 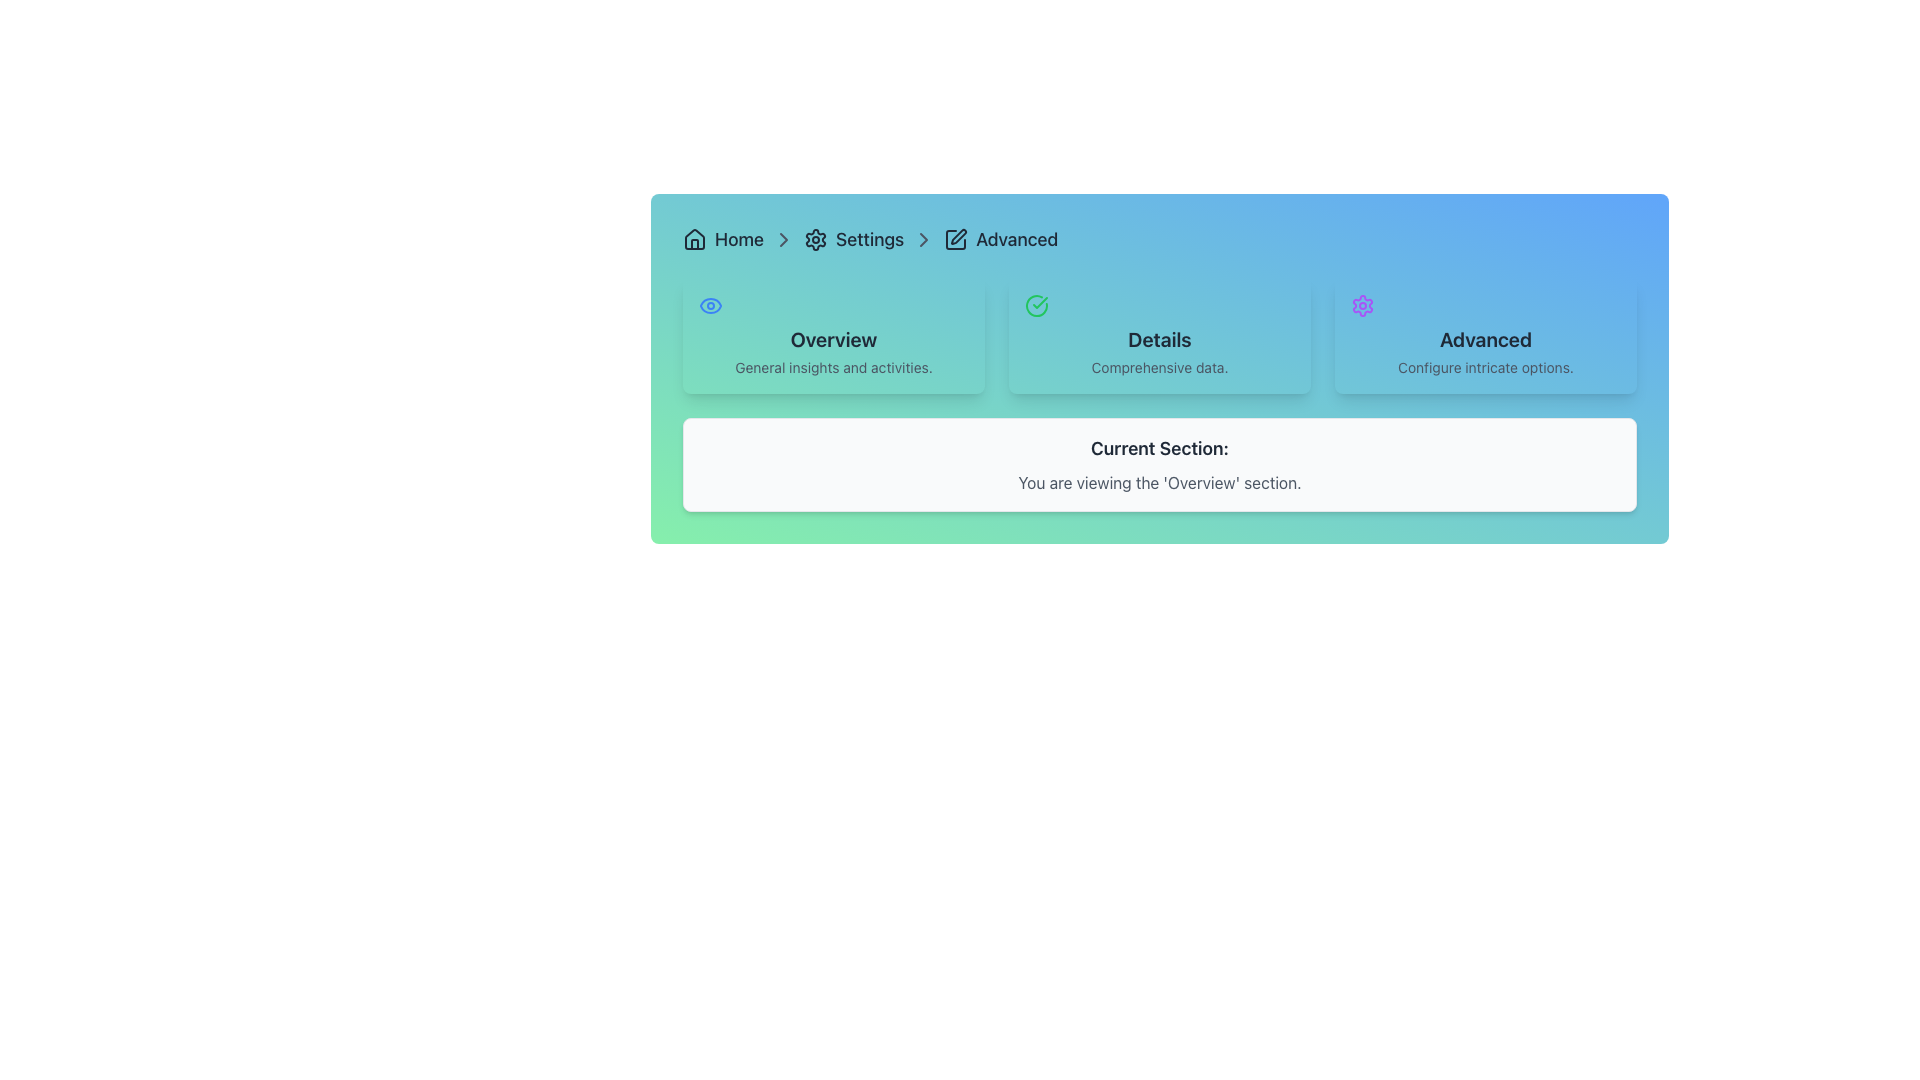 I want to click on the 'Advanced' hyperlink in the breadcrumb navigation bar, so click(x=1017, y=238).